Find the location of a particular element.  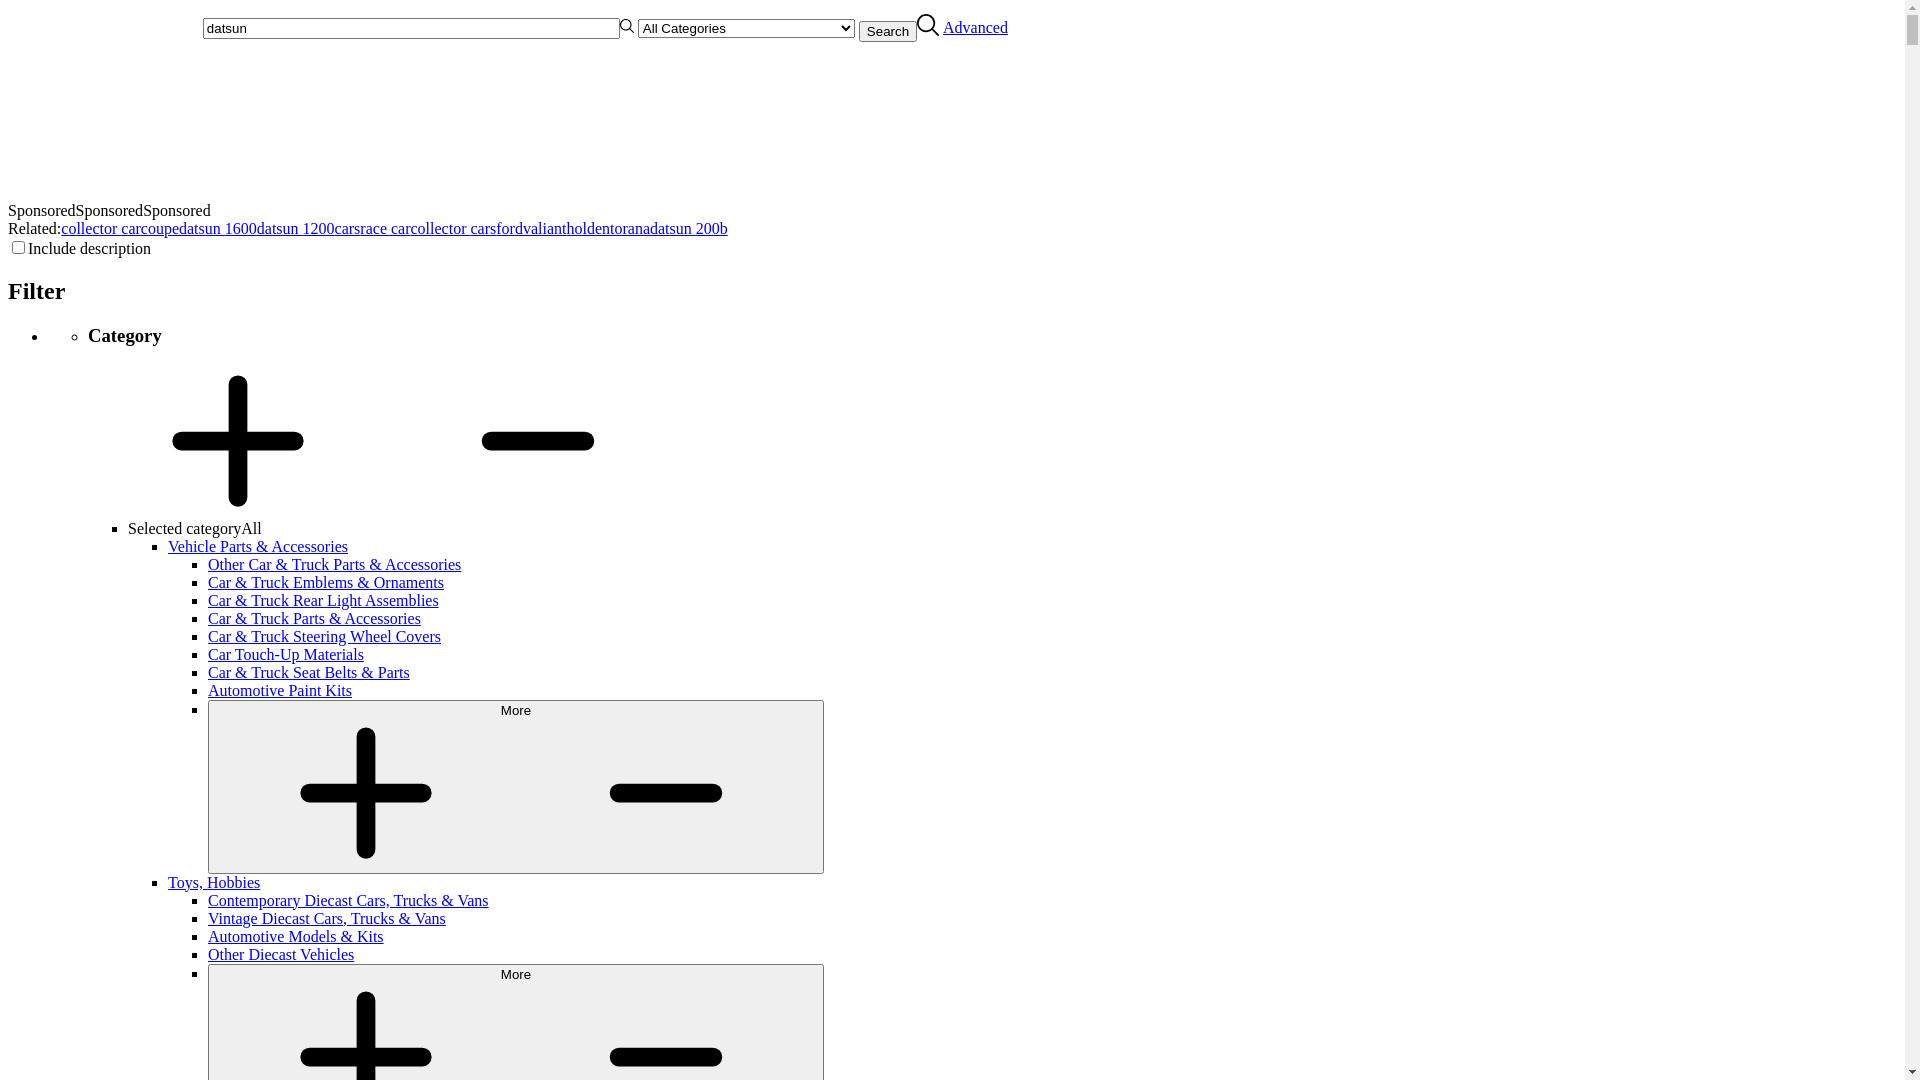

'race car' is located at coordinates (384, 227).